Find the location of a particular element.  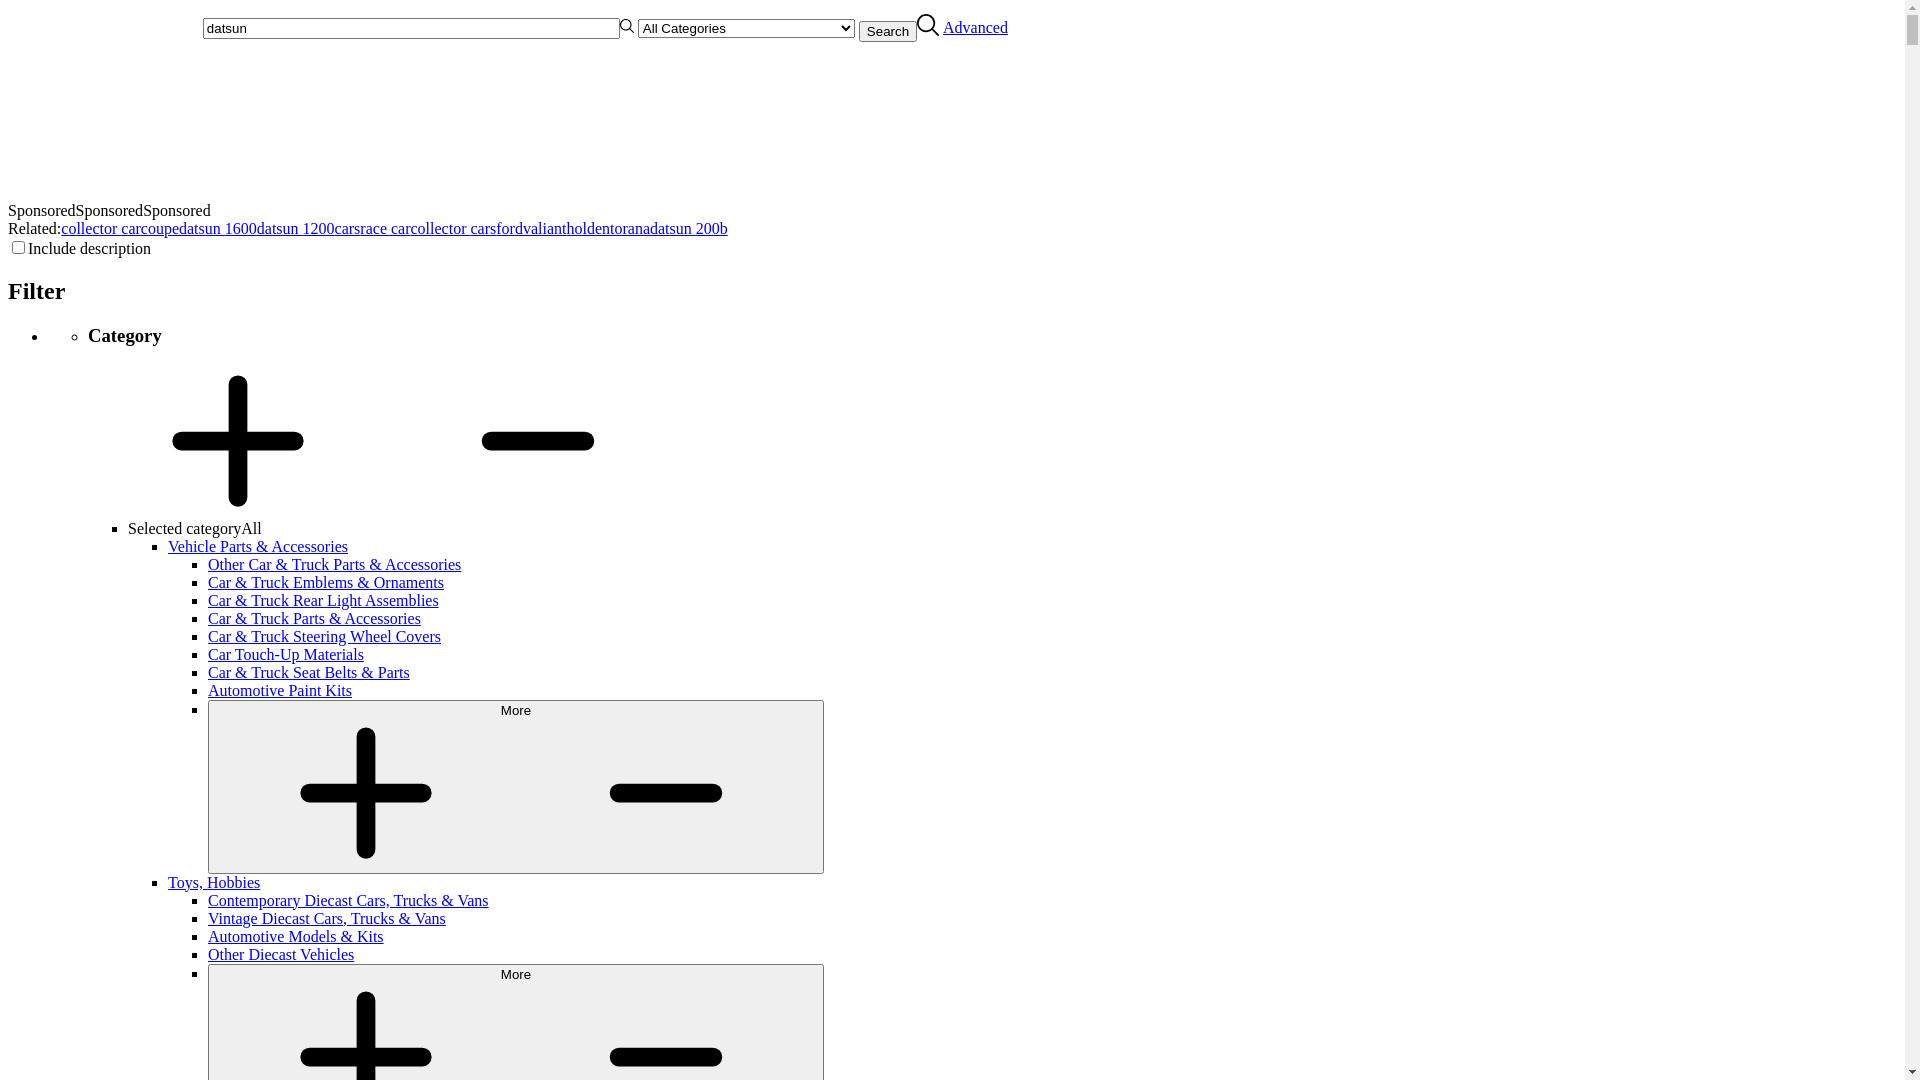

'race car' is located at coordinates (384, 227).